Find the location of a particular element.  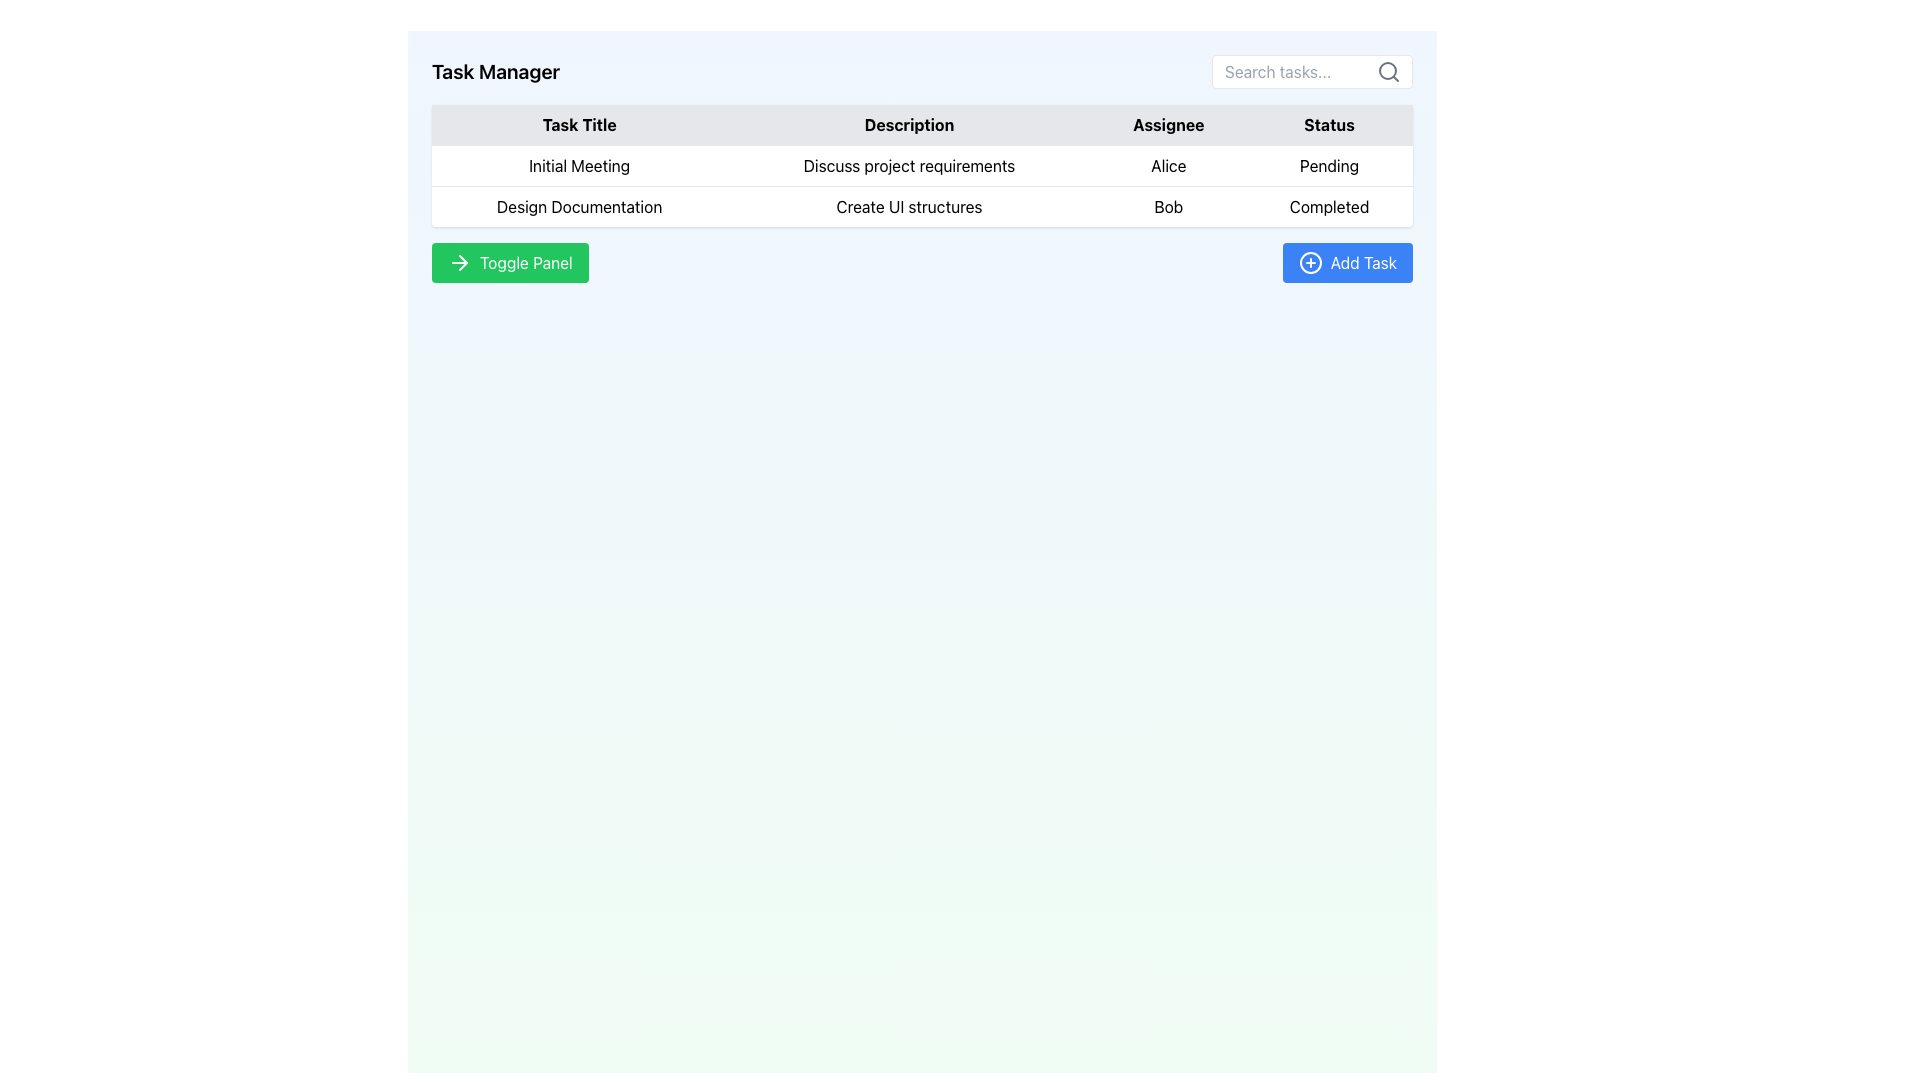

the table cell containing the text 'Initial Meeting' in the 'Task Title' column is located at coordinates (578, 164).